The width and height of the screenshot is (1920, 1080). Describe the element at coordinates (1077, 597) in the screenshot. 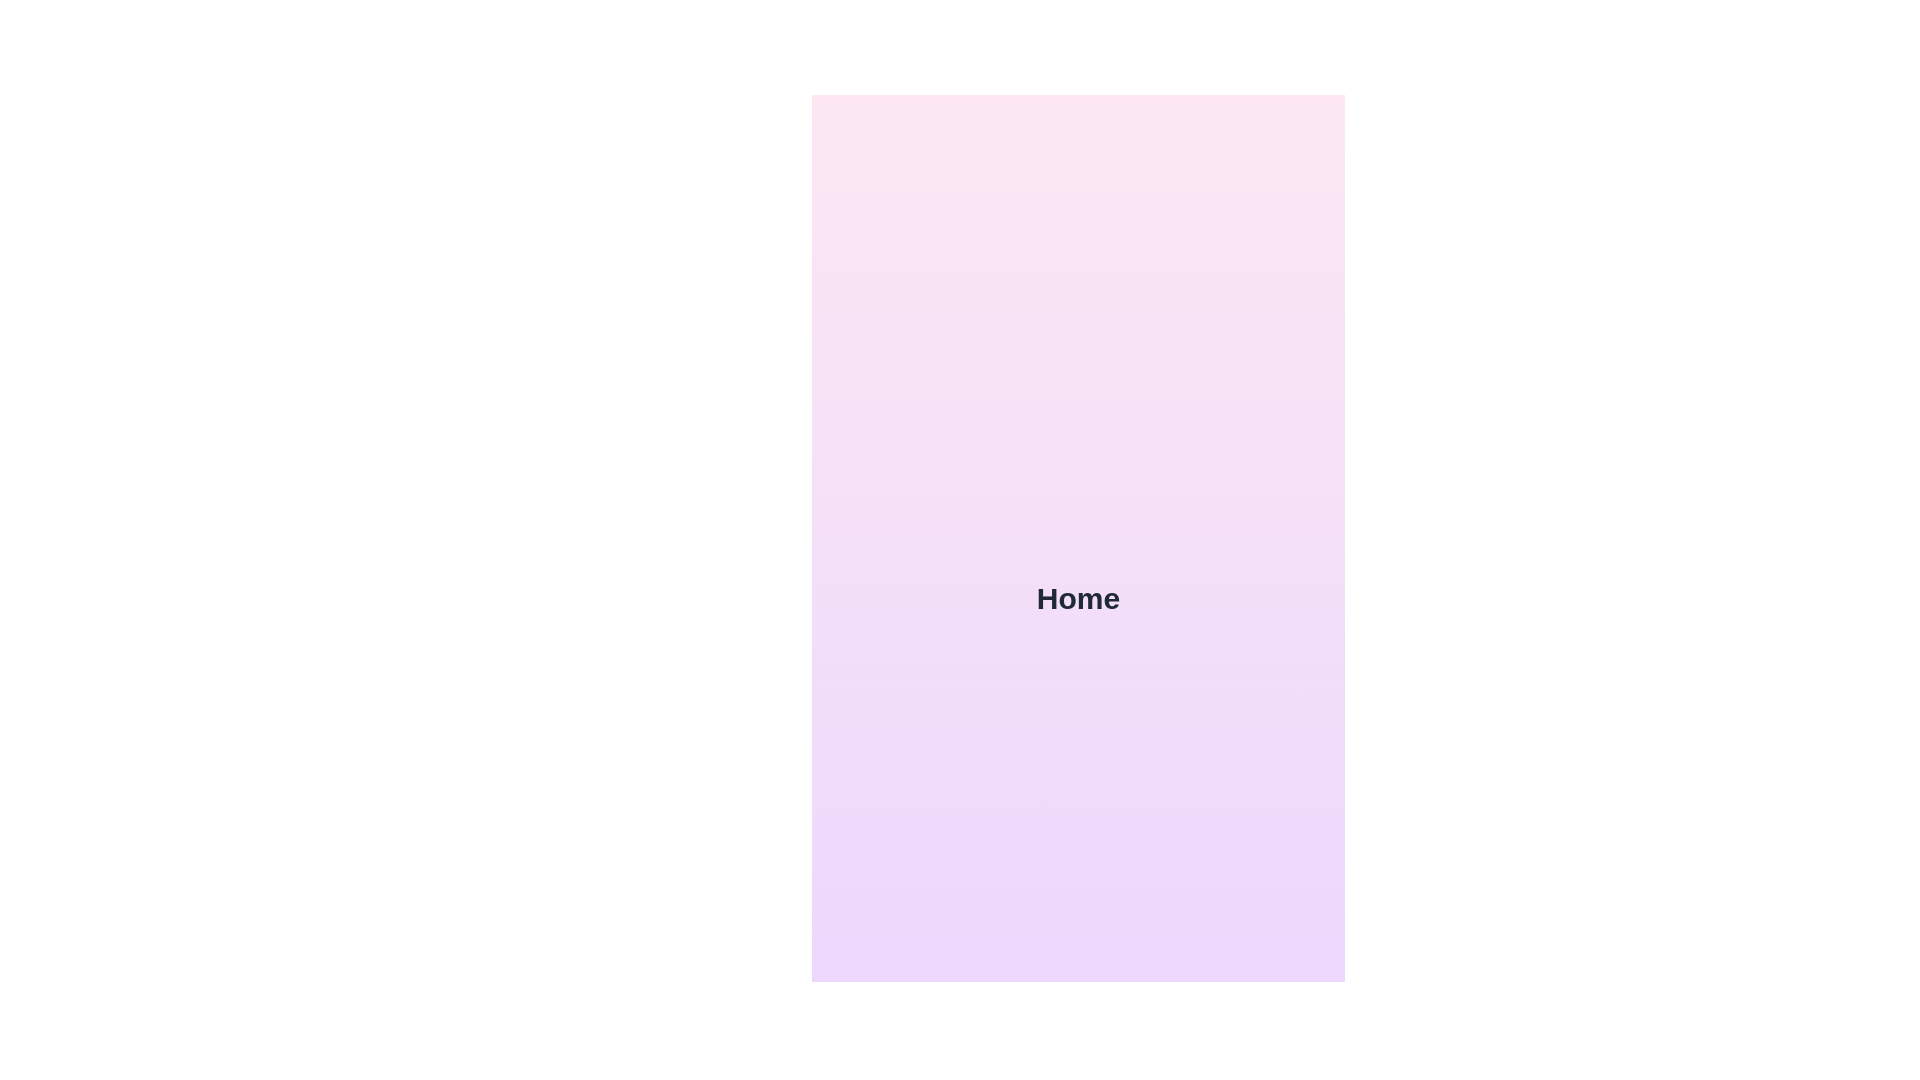

I see `the text 'Home' displayed in the center of the component` at that location.